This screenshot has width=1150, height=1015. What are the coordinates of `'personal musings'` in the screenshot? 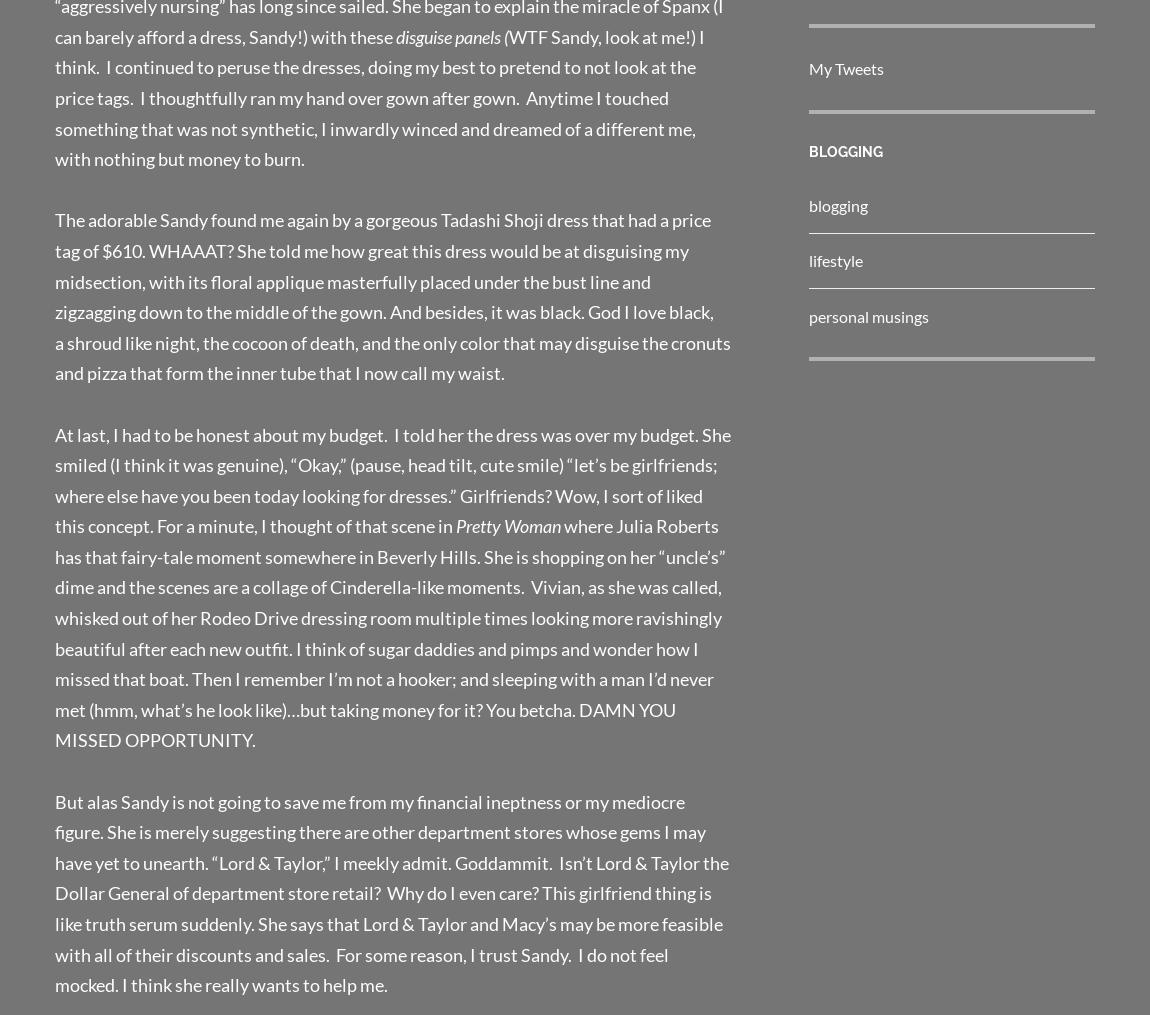 It's located at (869, 314).